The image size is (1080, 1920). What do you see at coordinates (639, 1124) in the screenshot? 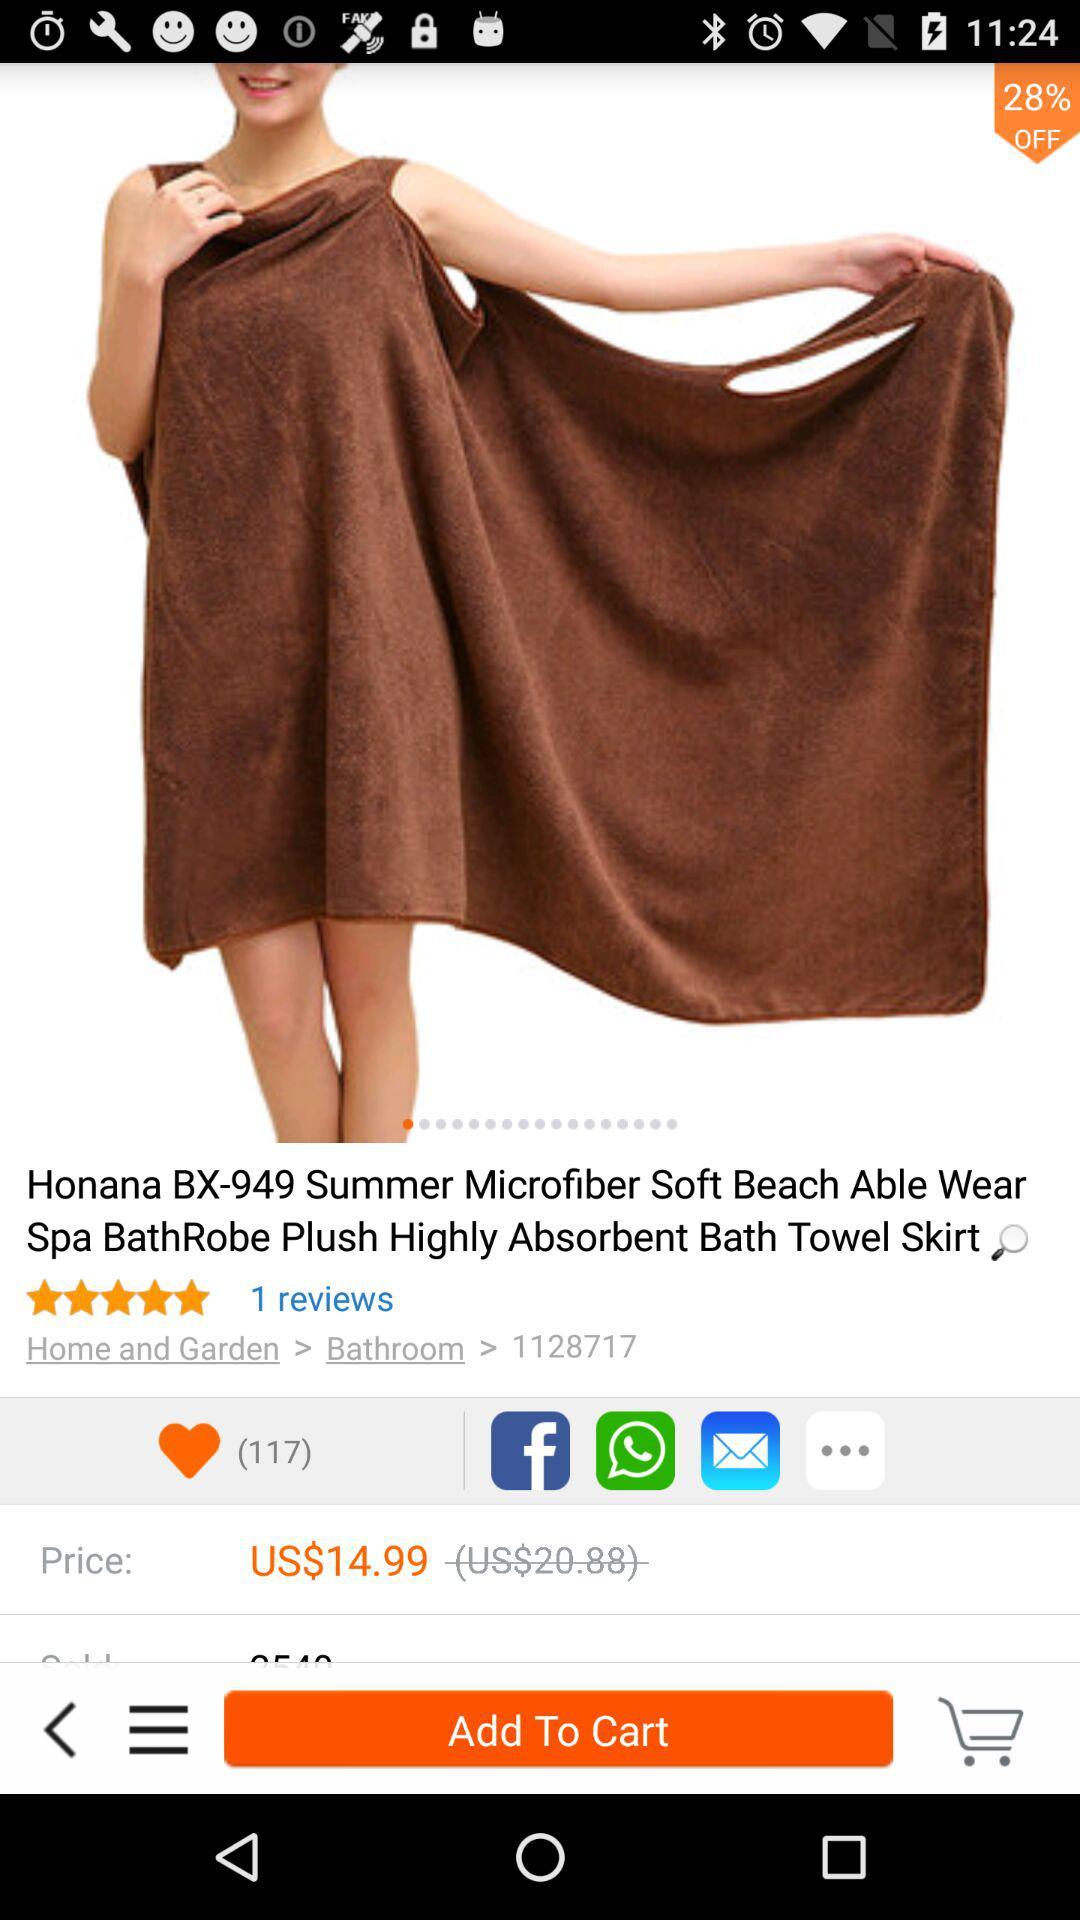
I see `the item above the loading... item` at bounding box center [639, 1124].